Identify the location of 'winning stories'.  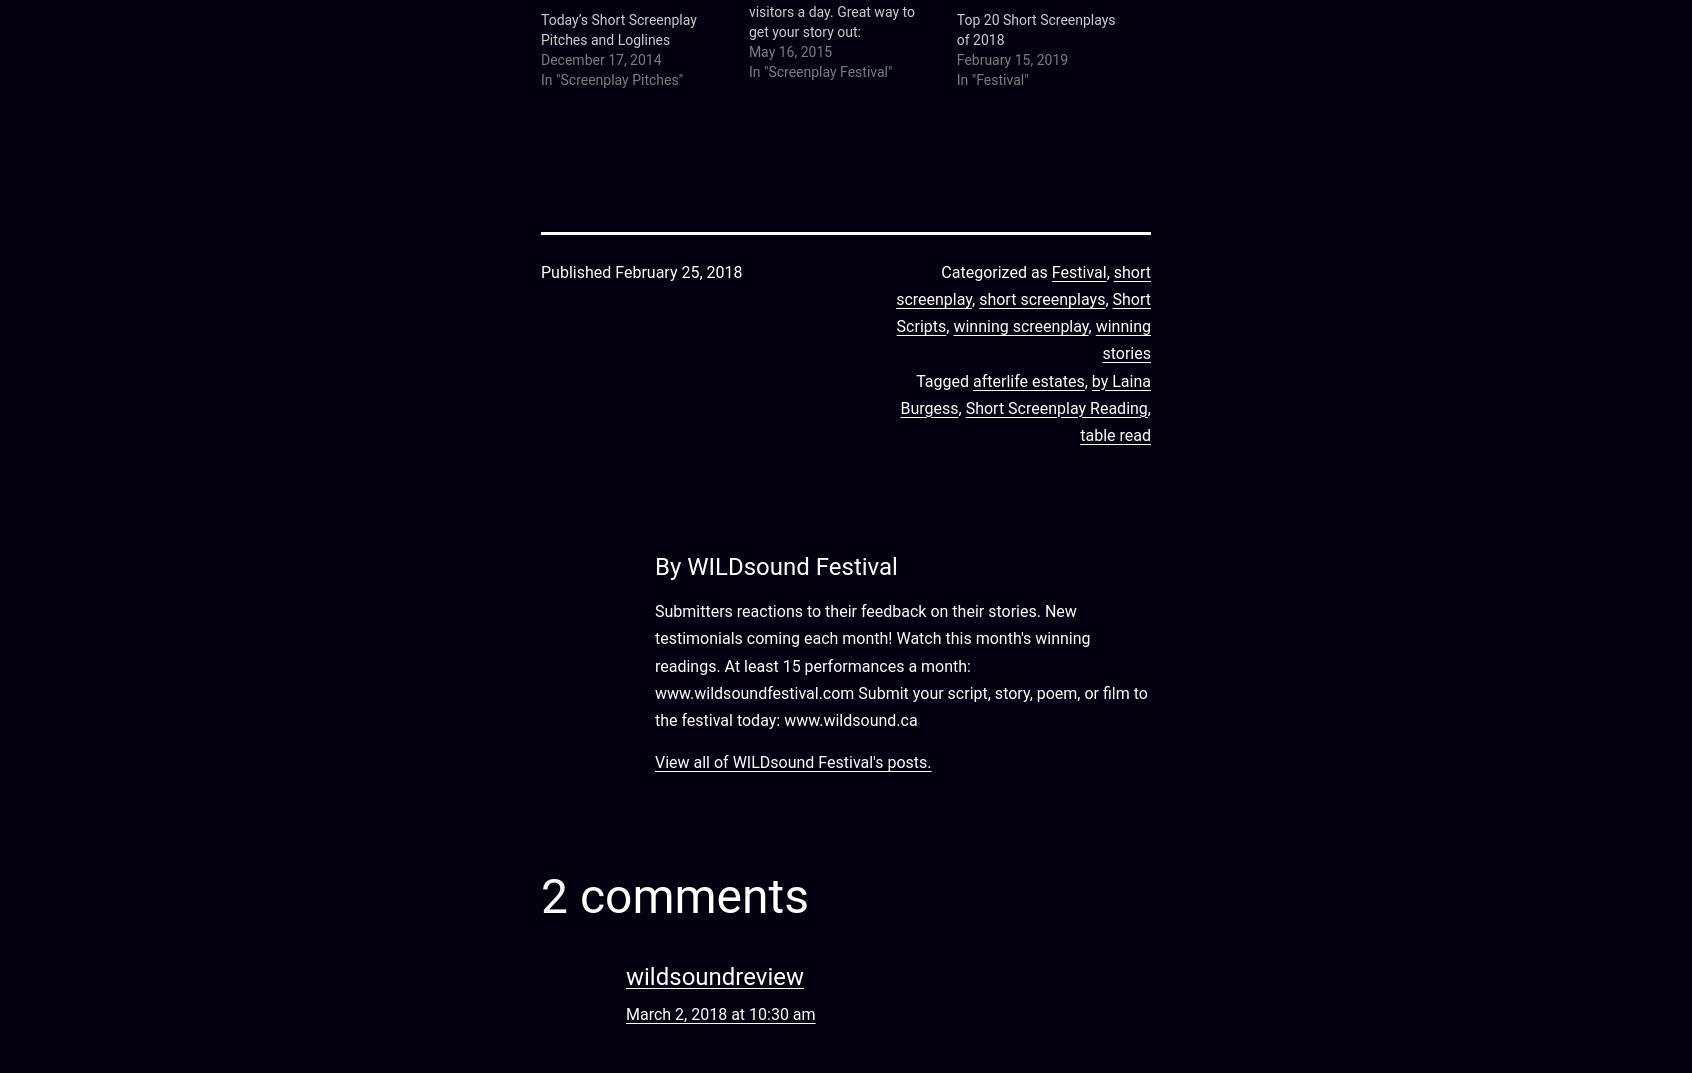
(1122, 340).